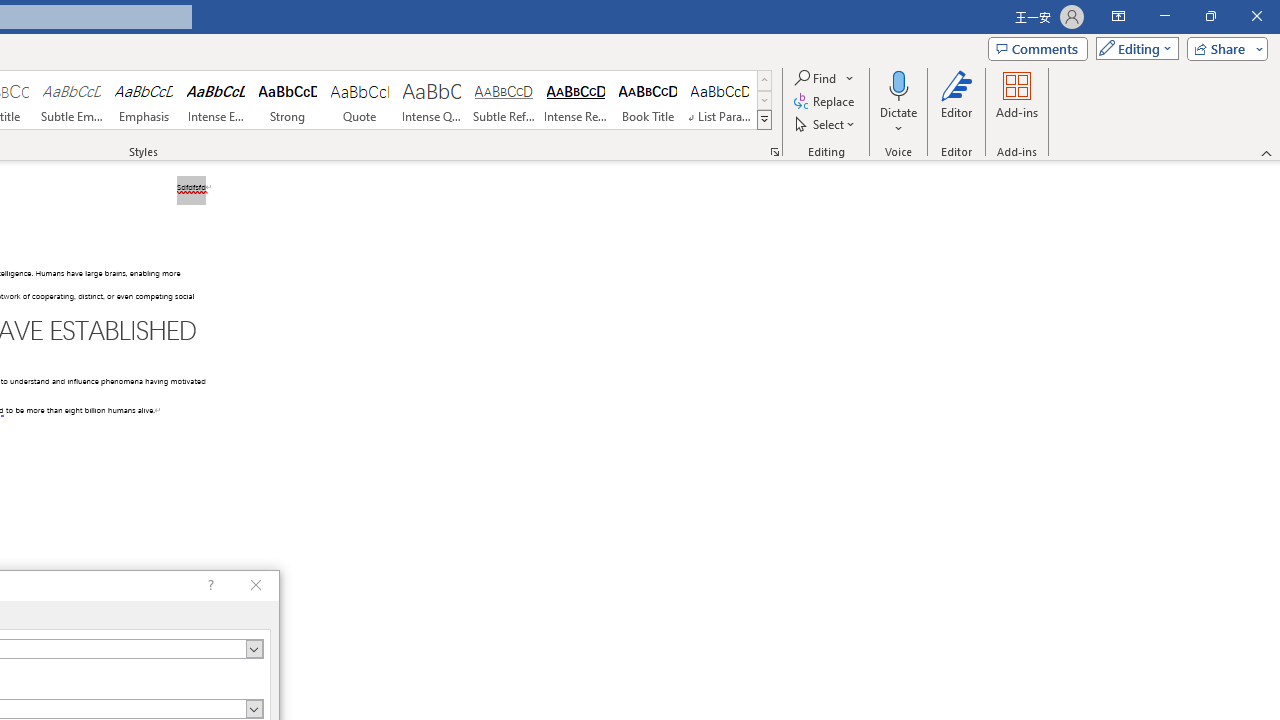  Describe the element at coordinates (898, 121) in the screenshot. I see `'More Options'` at that location.